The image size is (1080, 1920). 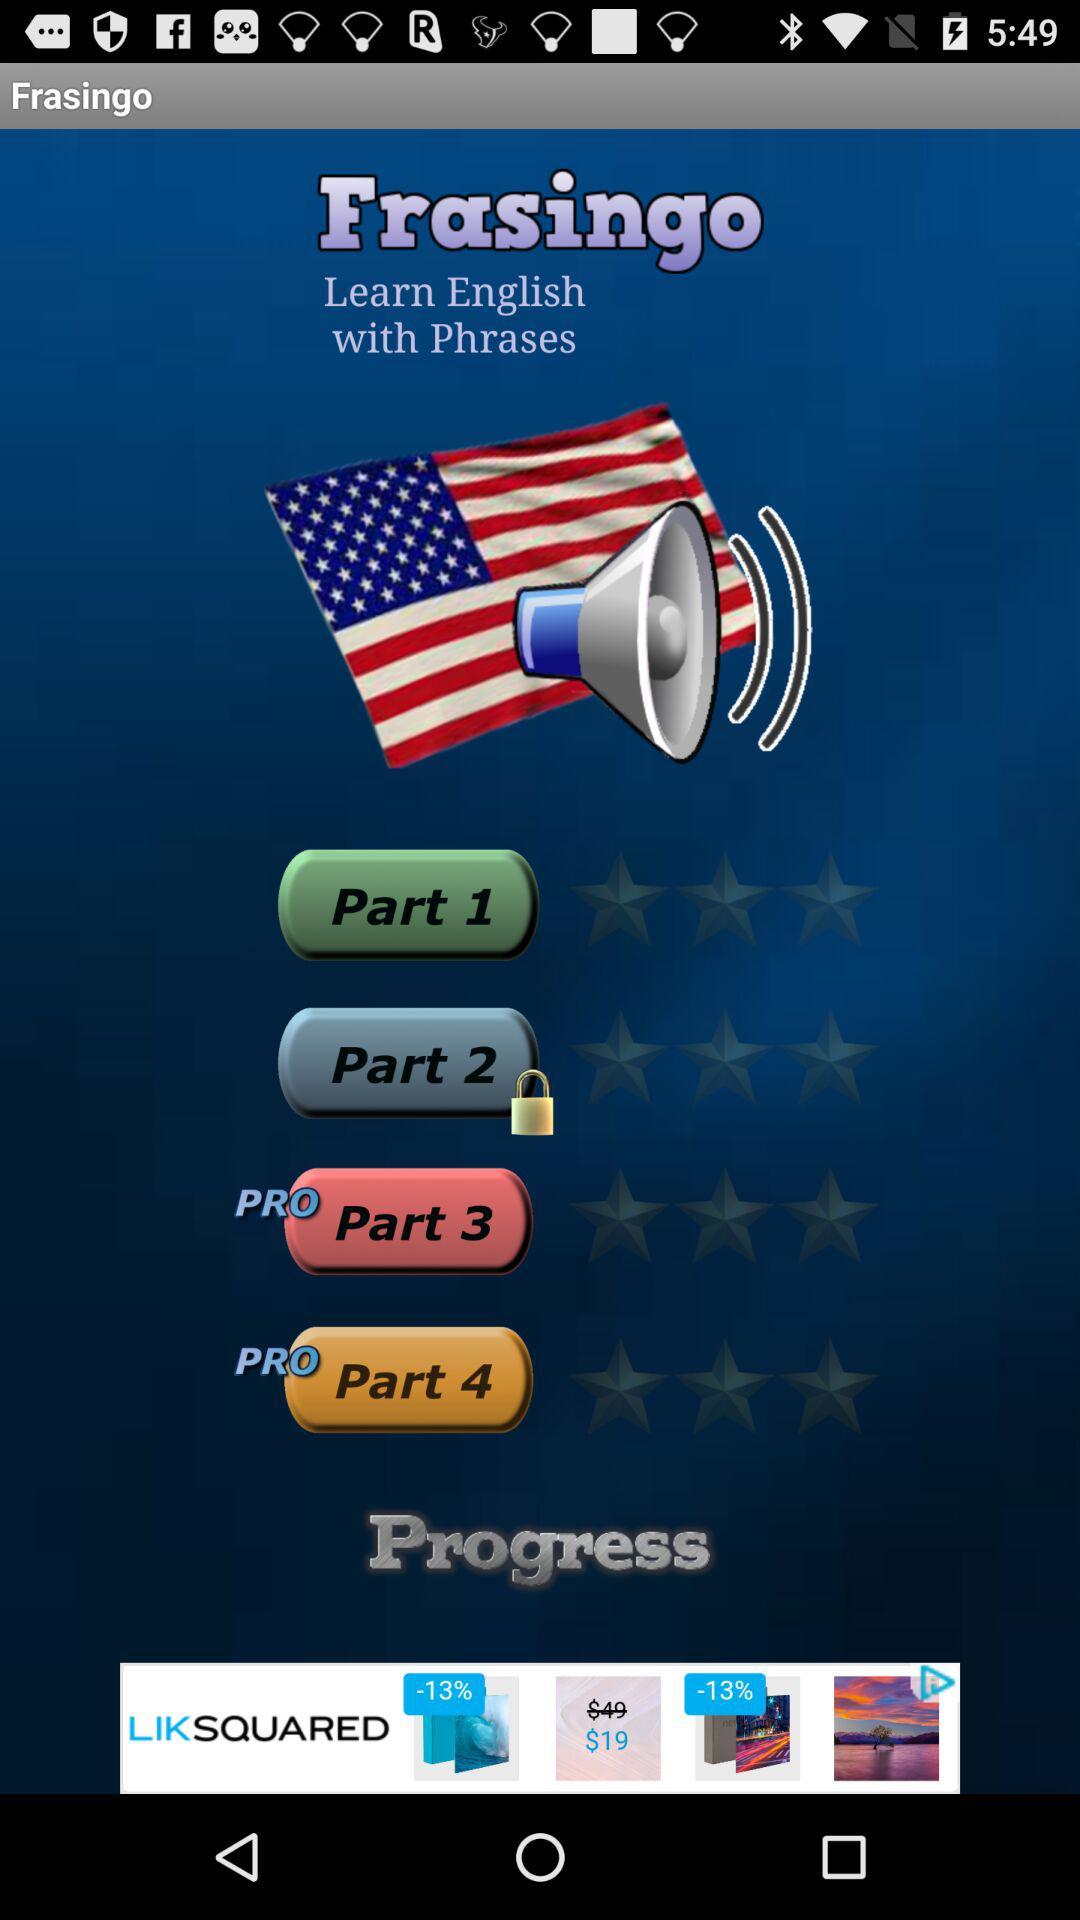 I want to click on the sliders icon, so click(x=540, y=1659).